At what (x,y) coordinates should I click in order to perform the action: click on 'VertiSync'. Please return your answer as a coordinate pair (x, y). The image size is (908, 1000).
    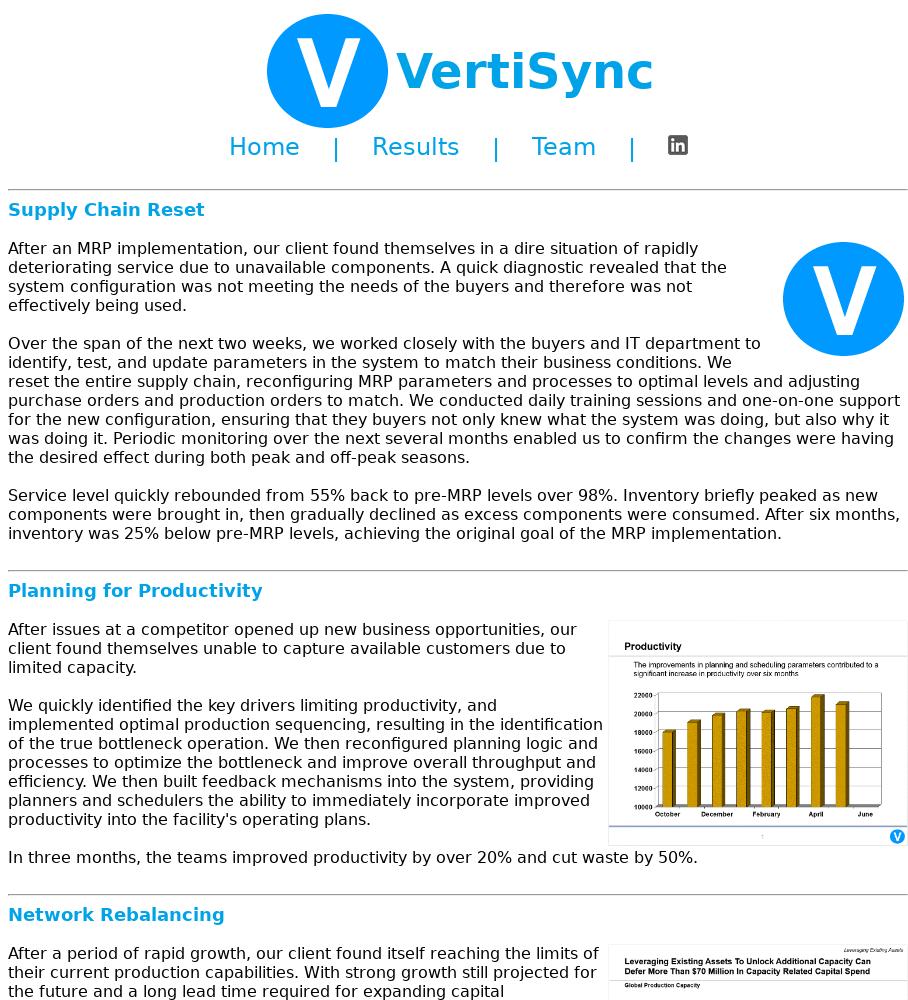
    Looking at the image, I should click on (394, 70).